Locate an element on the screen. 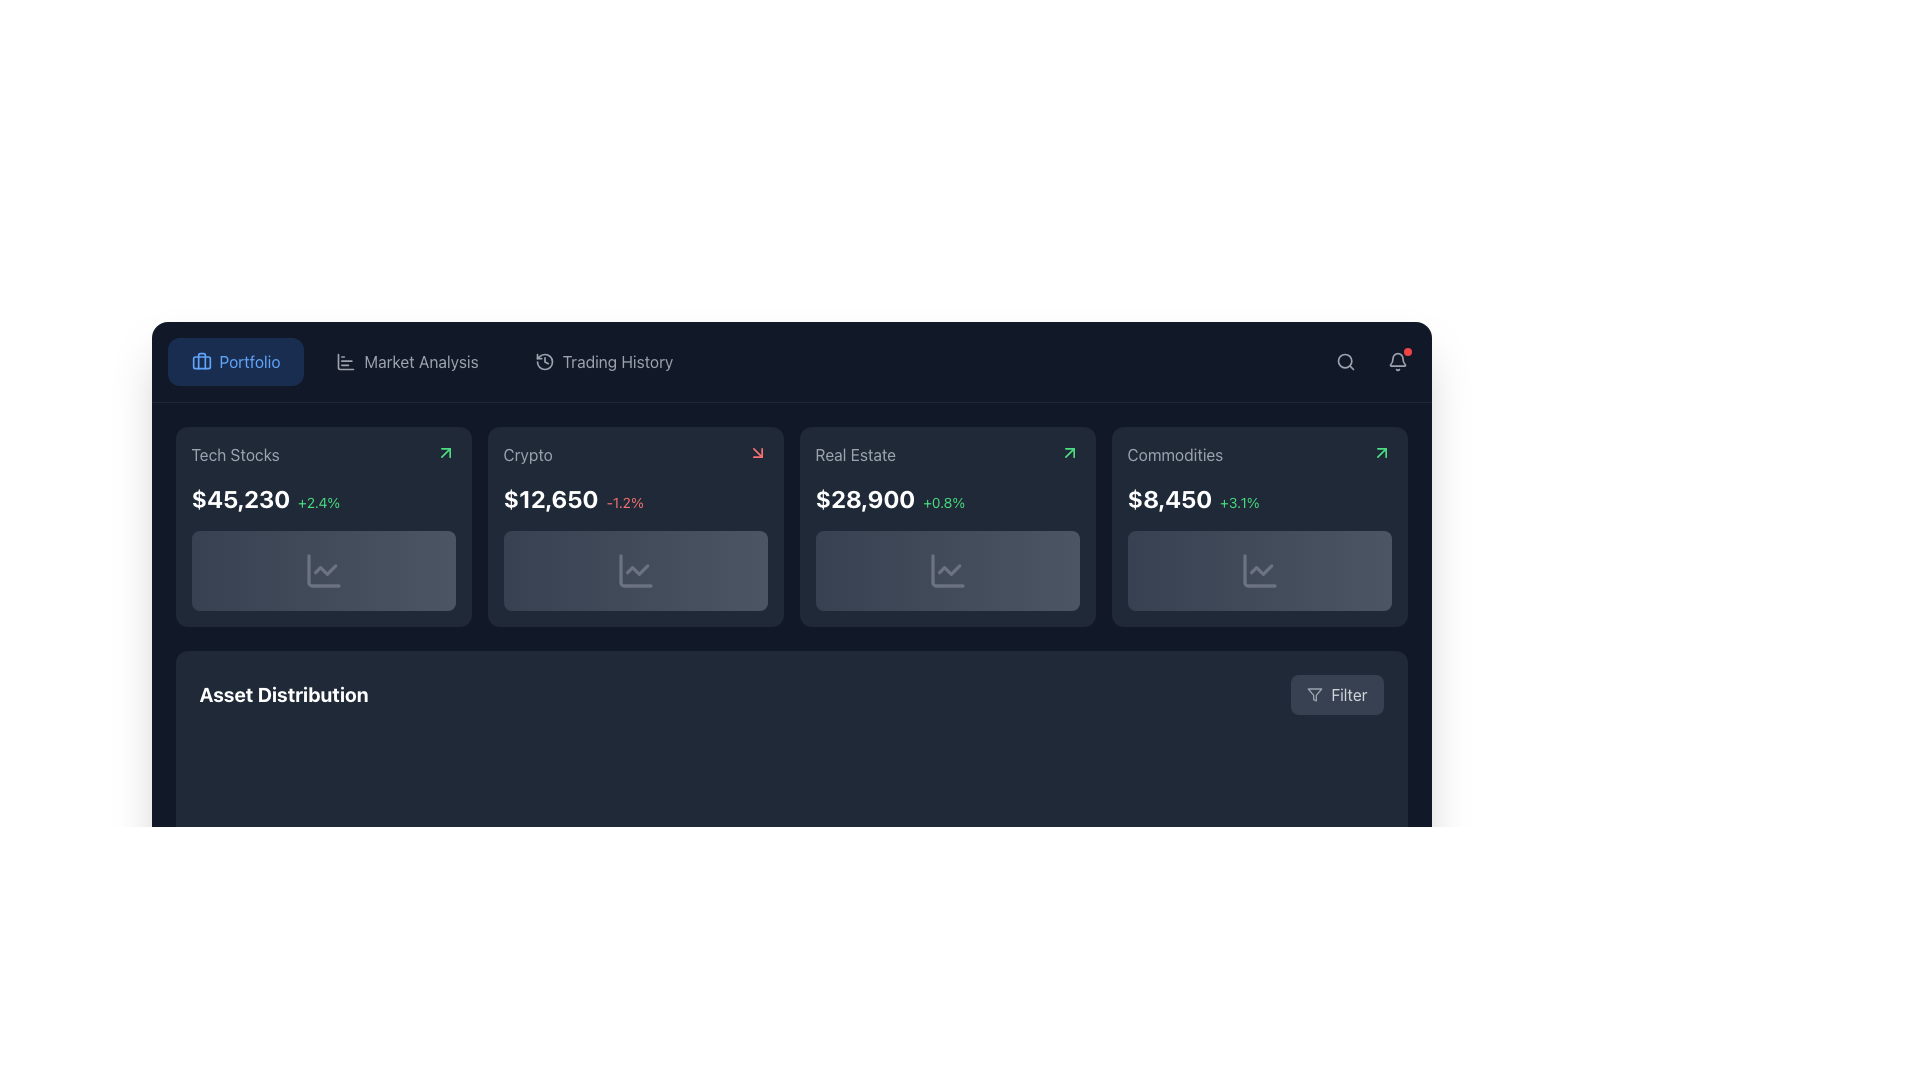 This screenshot has height=1080, width=1920. the data display component that presents financial statistics for 'Real Estate', located in the second row of the 'Real Estate' card, below the 'Real Estate' label is located at coordinates (946, 497).